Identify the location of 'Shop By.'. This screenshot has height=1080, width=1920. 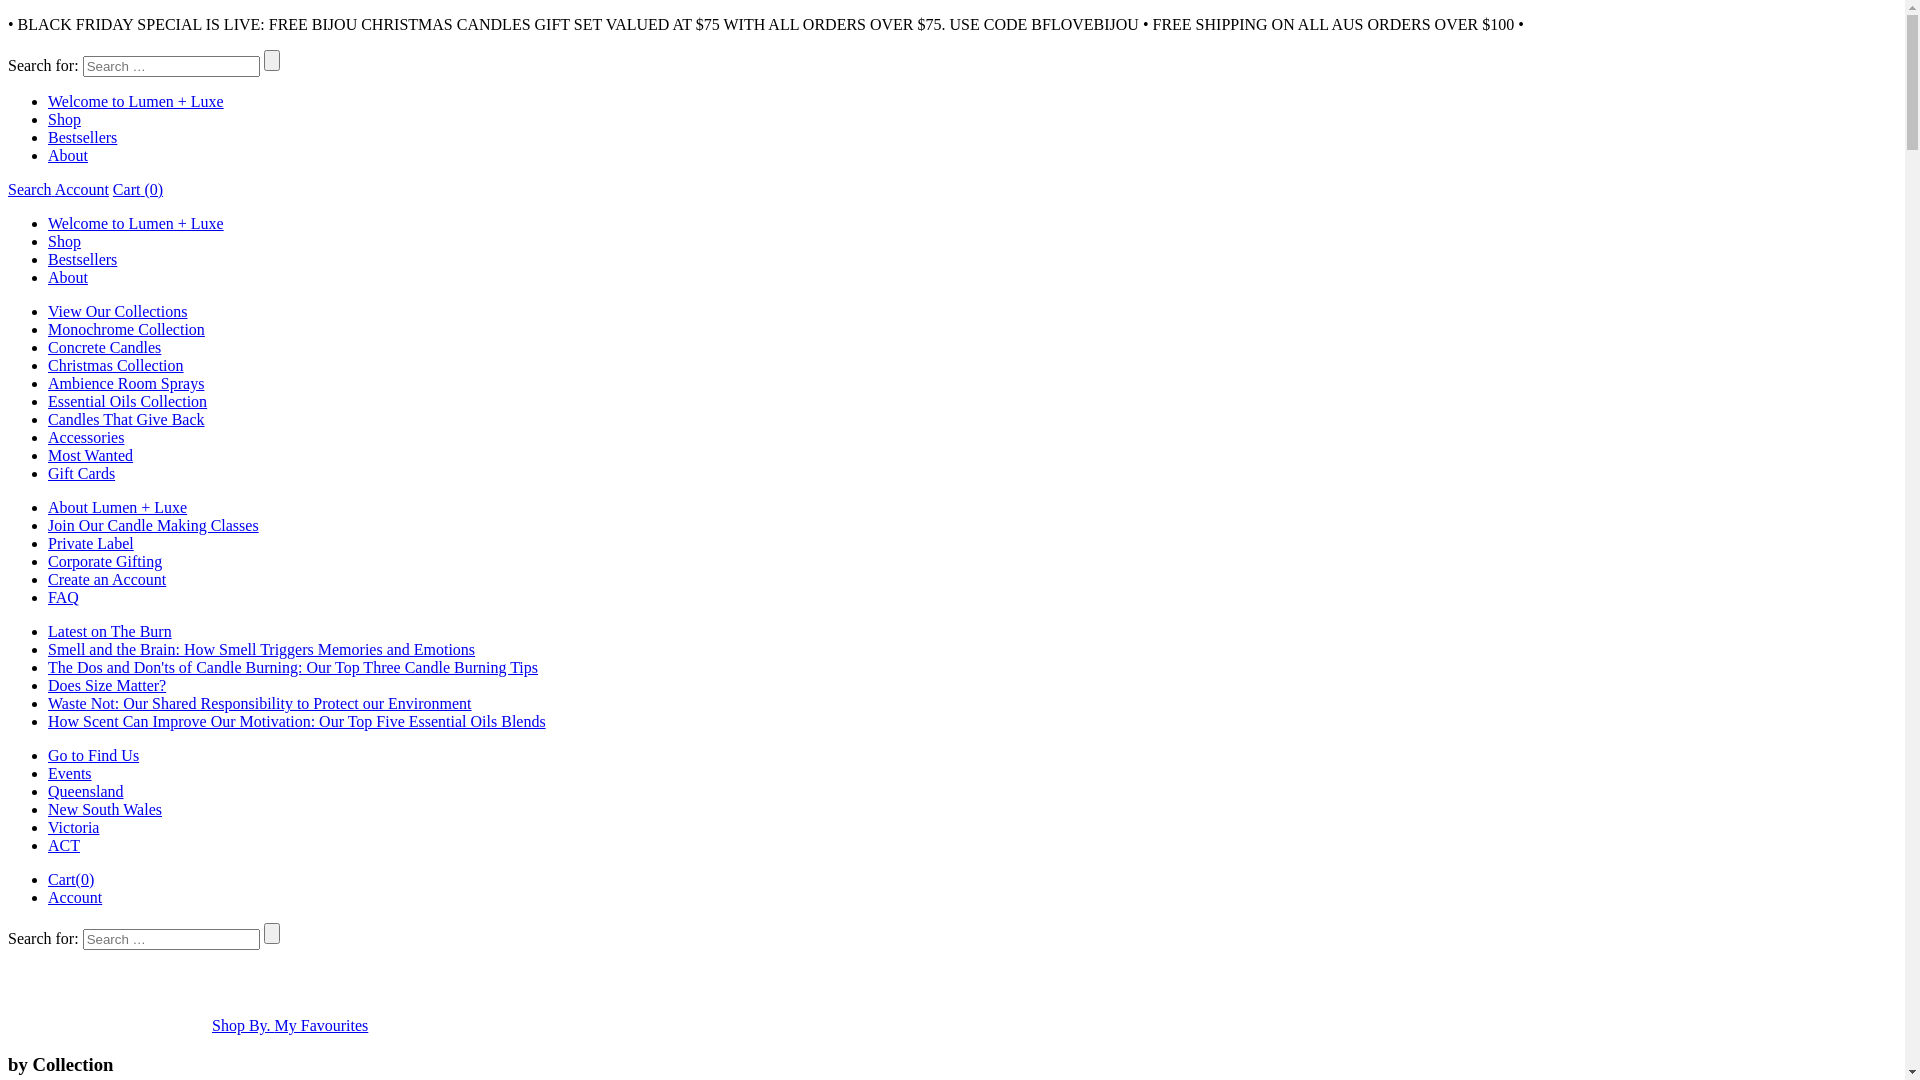
(242, 1025).